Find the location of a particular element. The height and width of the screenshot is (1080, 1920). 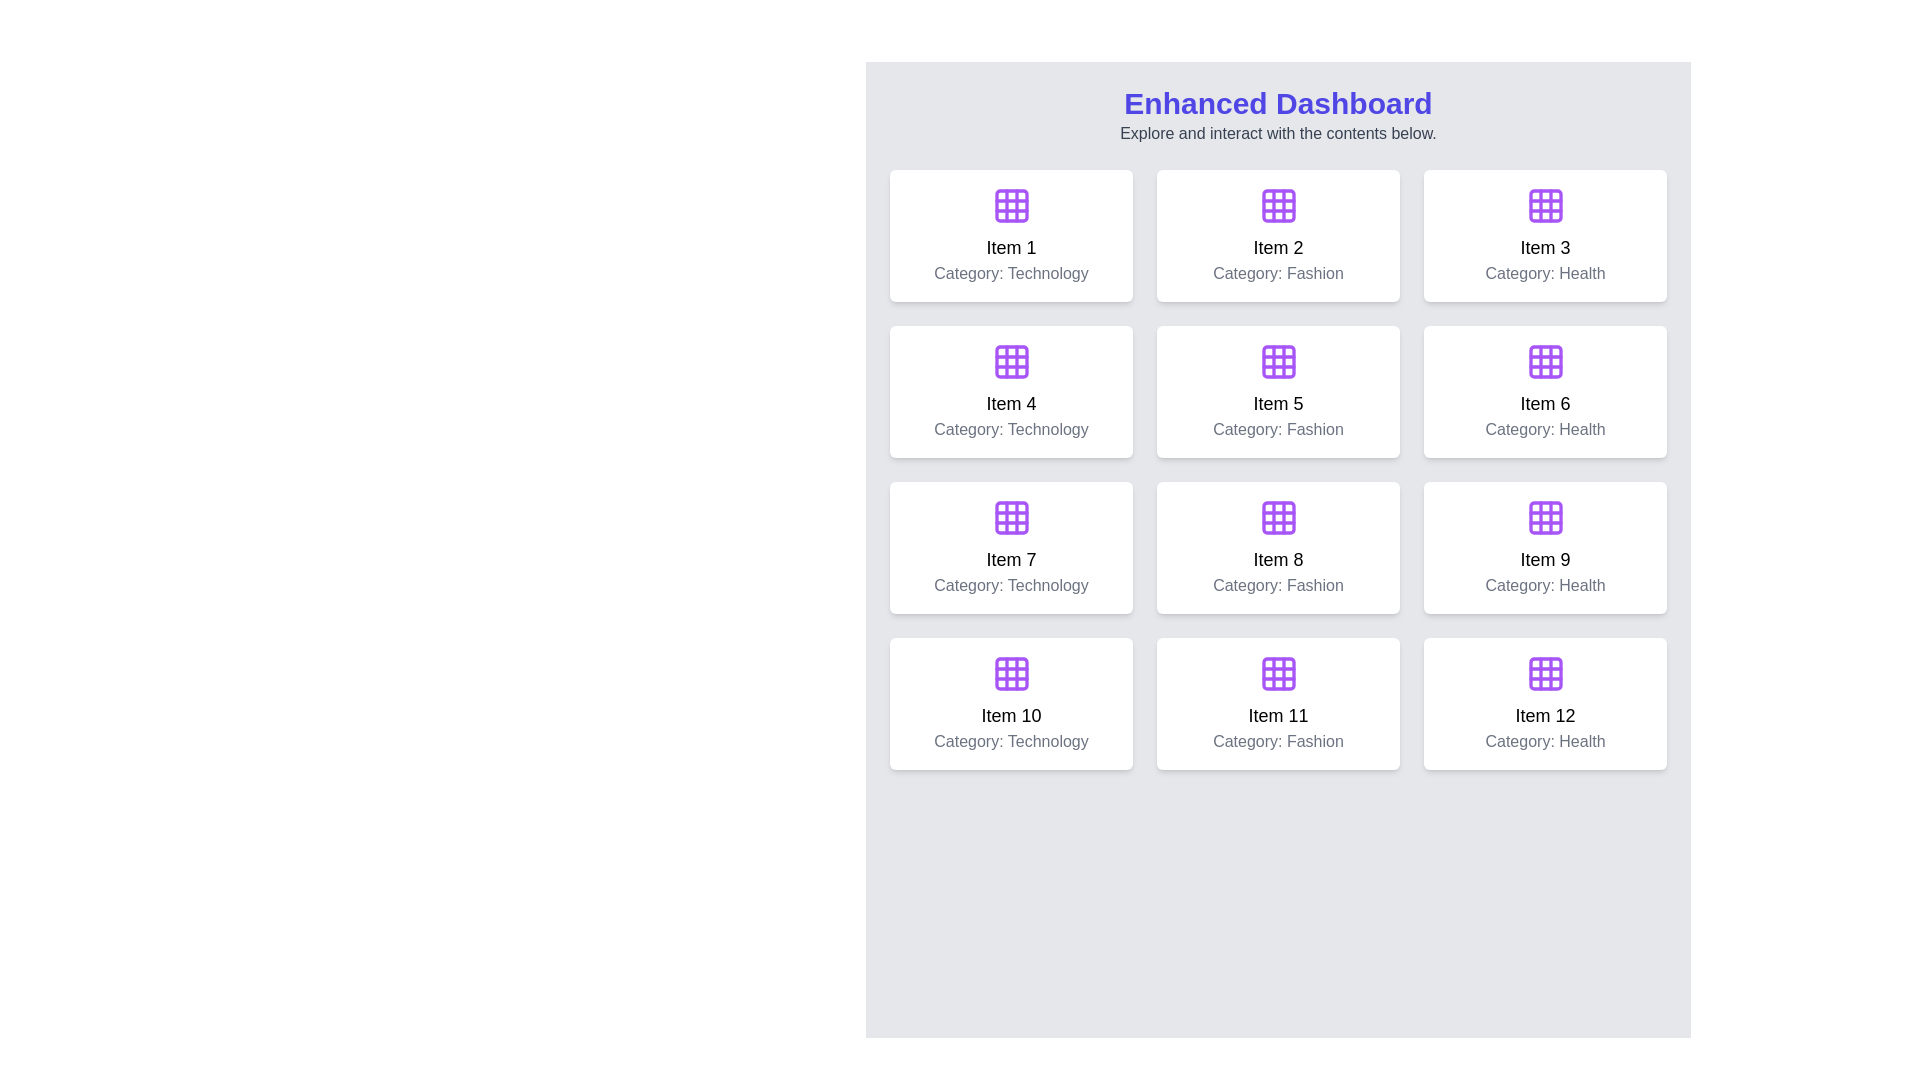

the static text label that categorizes 'Item 12' as 'Health', located in the bottom-right card of the grid layout is located at coordinates (1544, 741).